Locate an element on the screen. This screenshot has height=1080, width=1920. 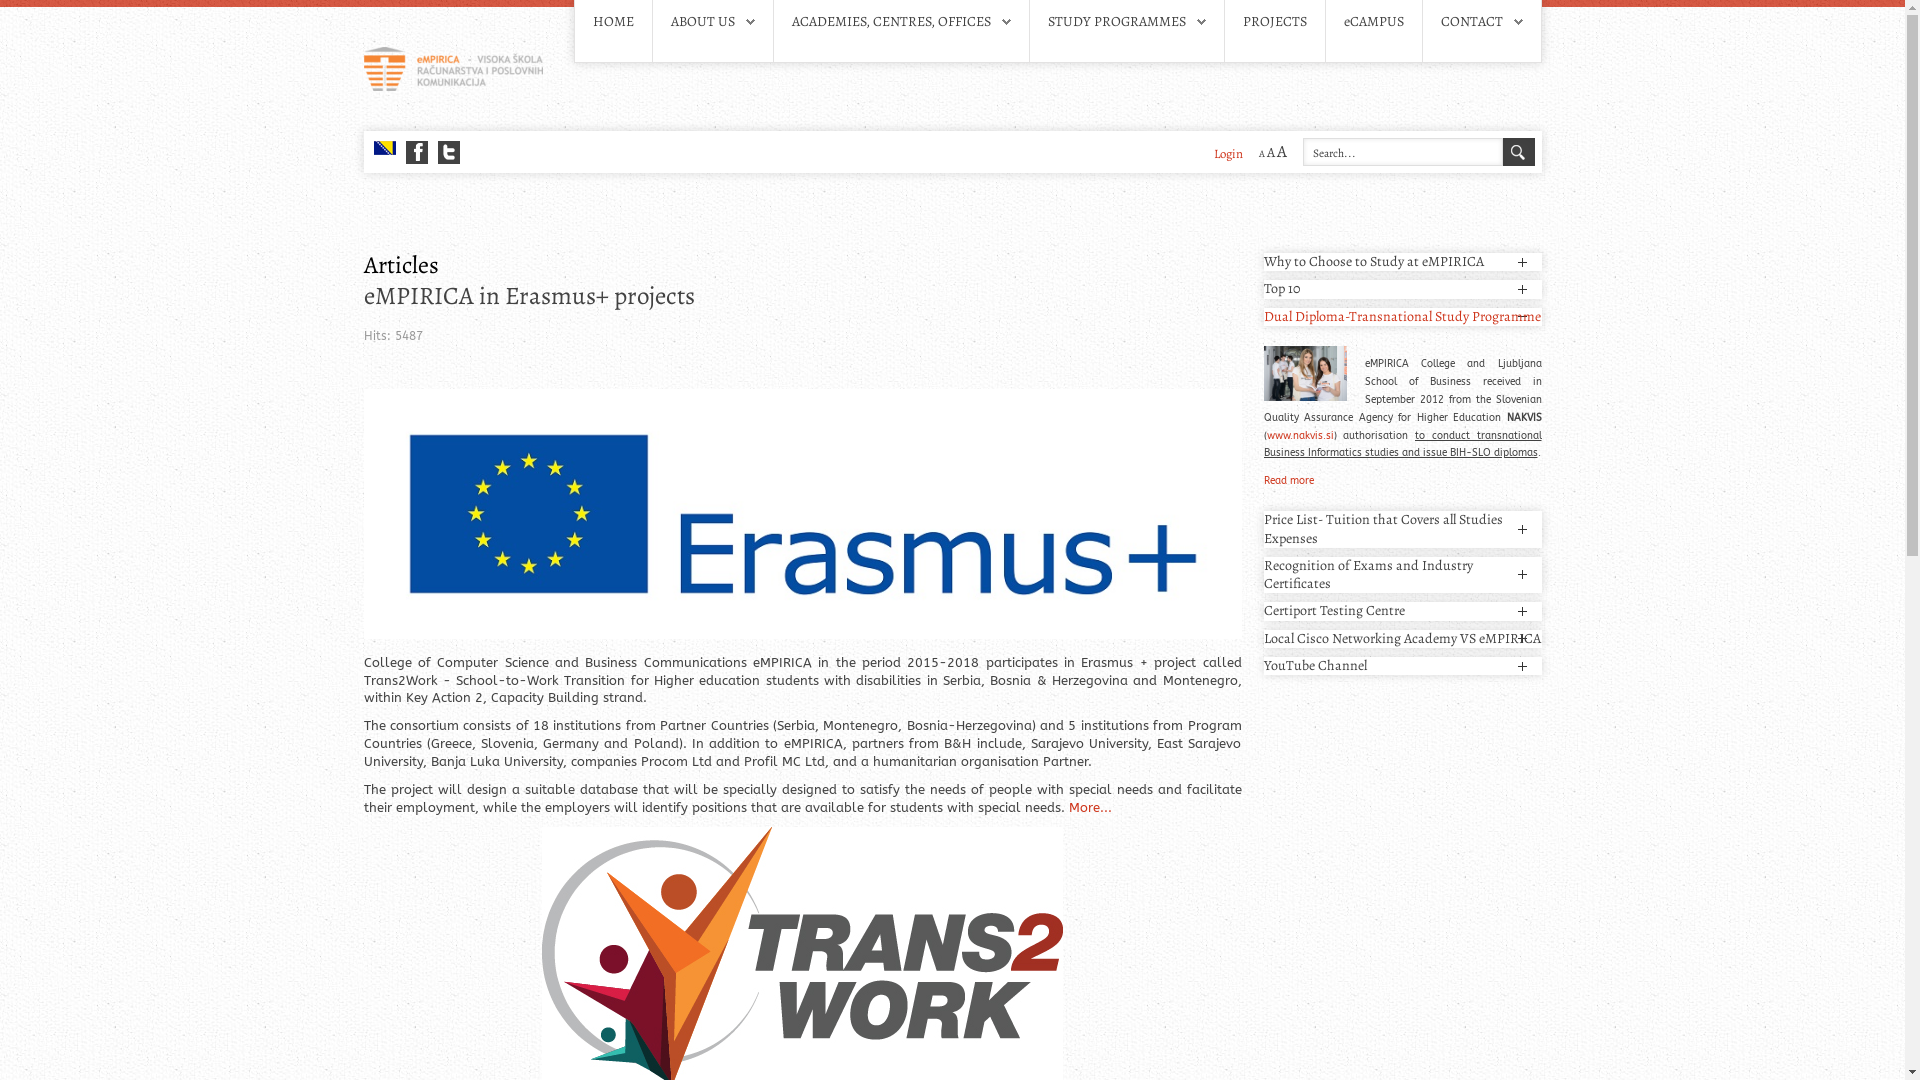
'PROJECTS' is located at coordinates (1241, 21).